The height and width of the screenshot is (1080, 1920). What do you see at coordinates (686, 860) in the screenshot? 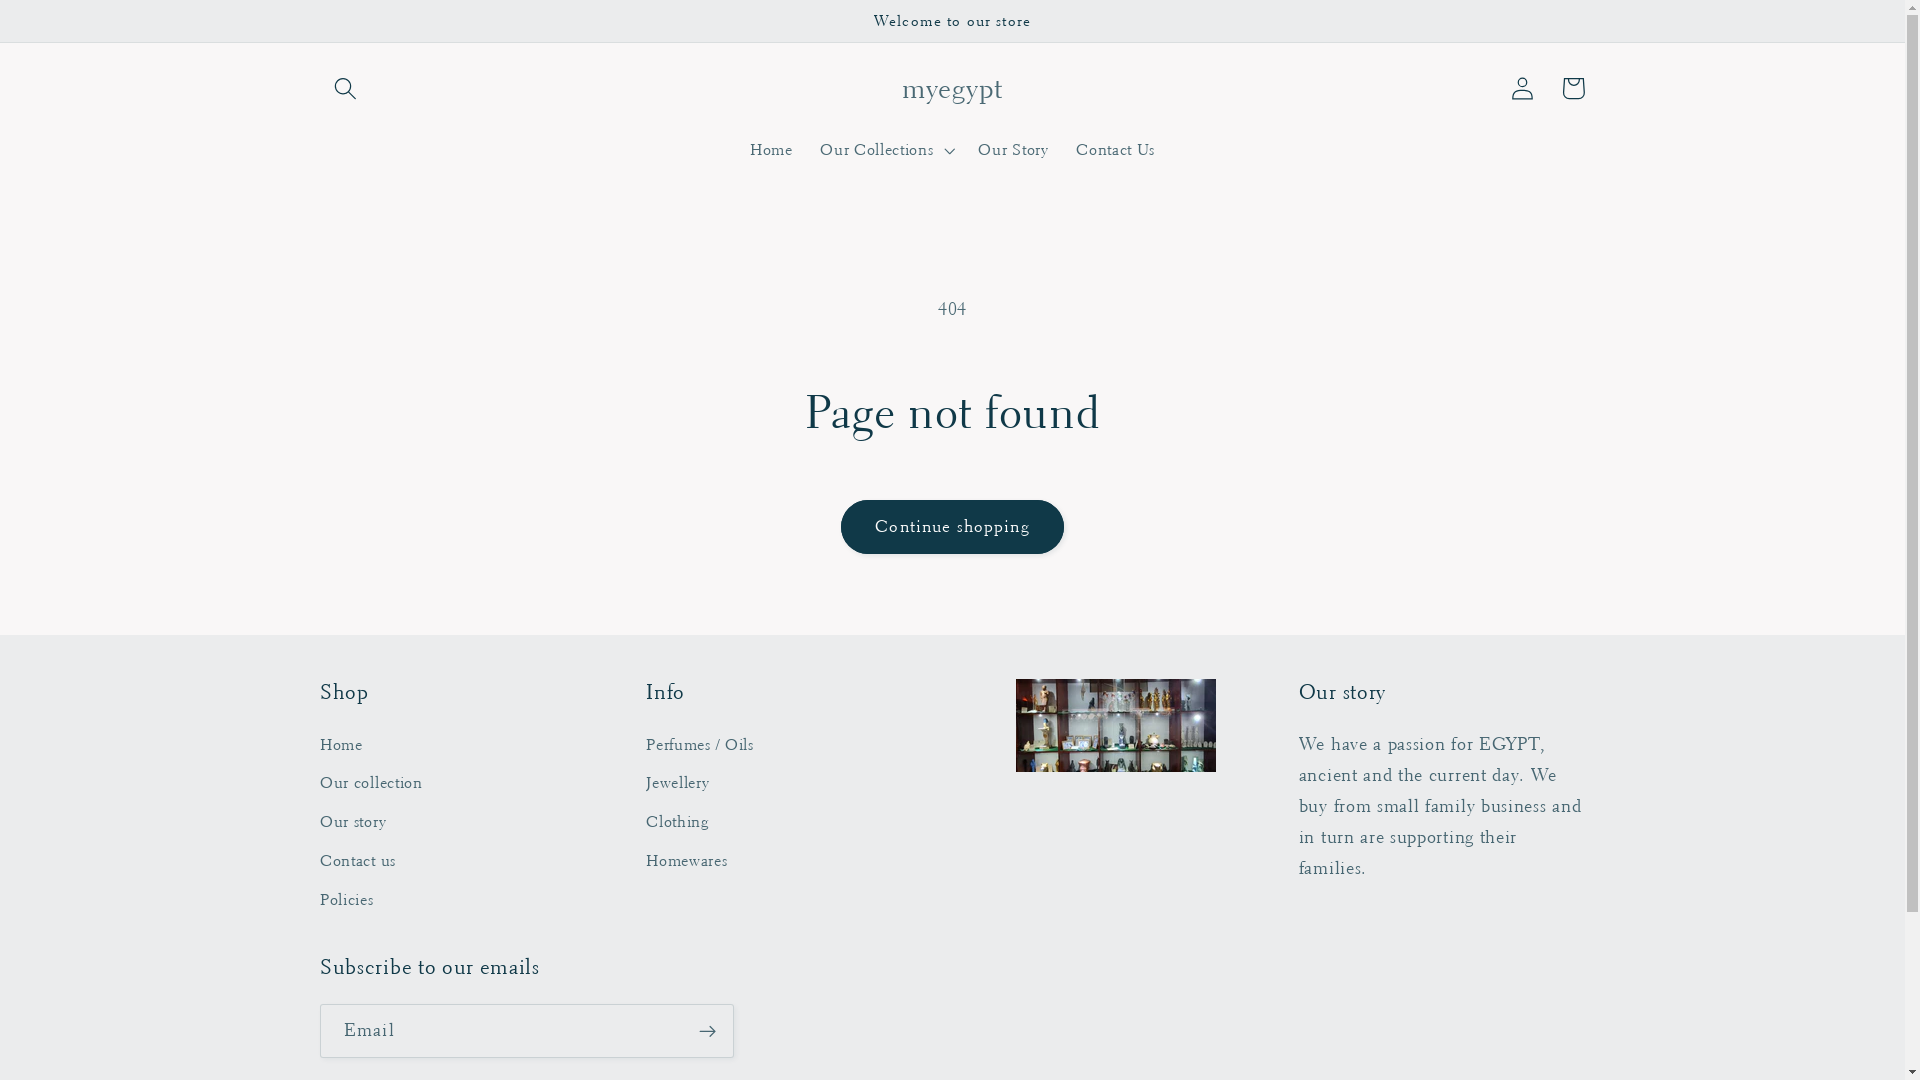
I see `'Homewares'` at bounding box center [686, 860].